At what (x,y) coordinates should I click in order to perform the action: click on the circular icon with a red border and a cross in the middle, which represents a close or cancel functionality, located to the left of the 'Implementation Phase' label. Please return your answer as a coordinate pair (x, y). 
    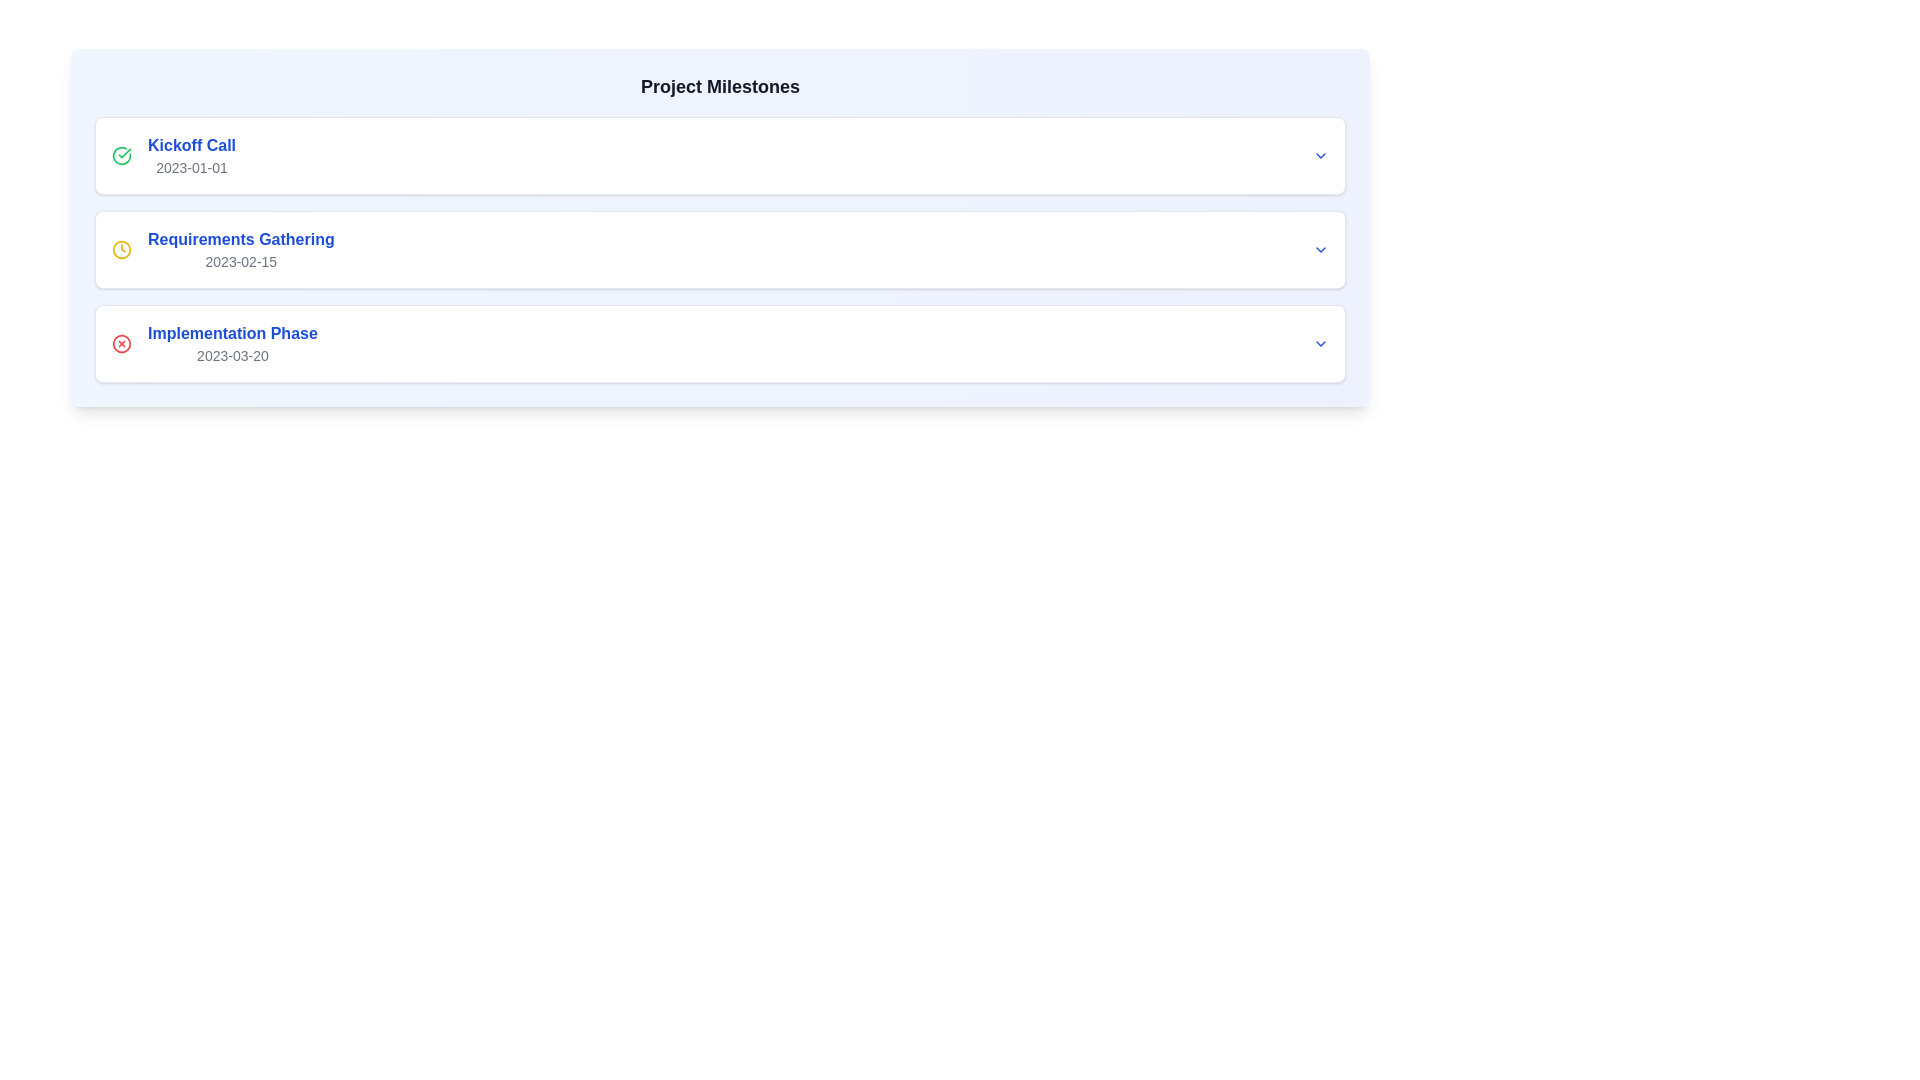
    Looking at the image, I should click on (120, 342).